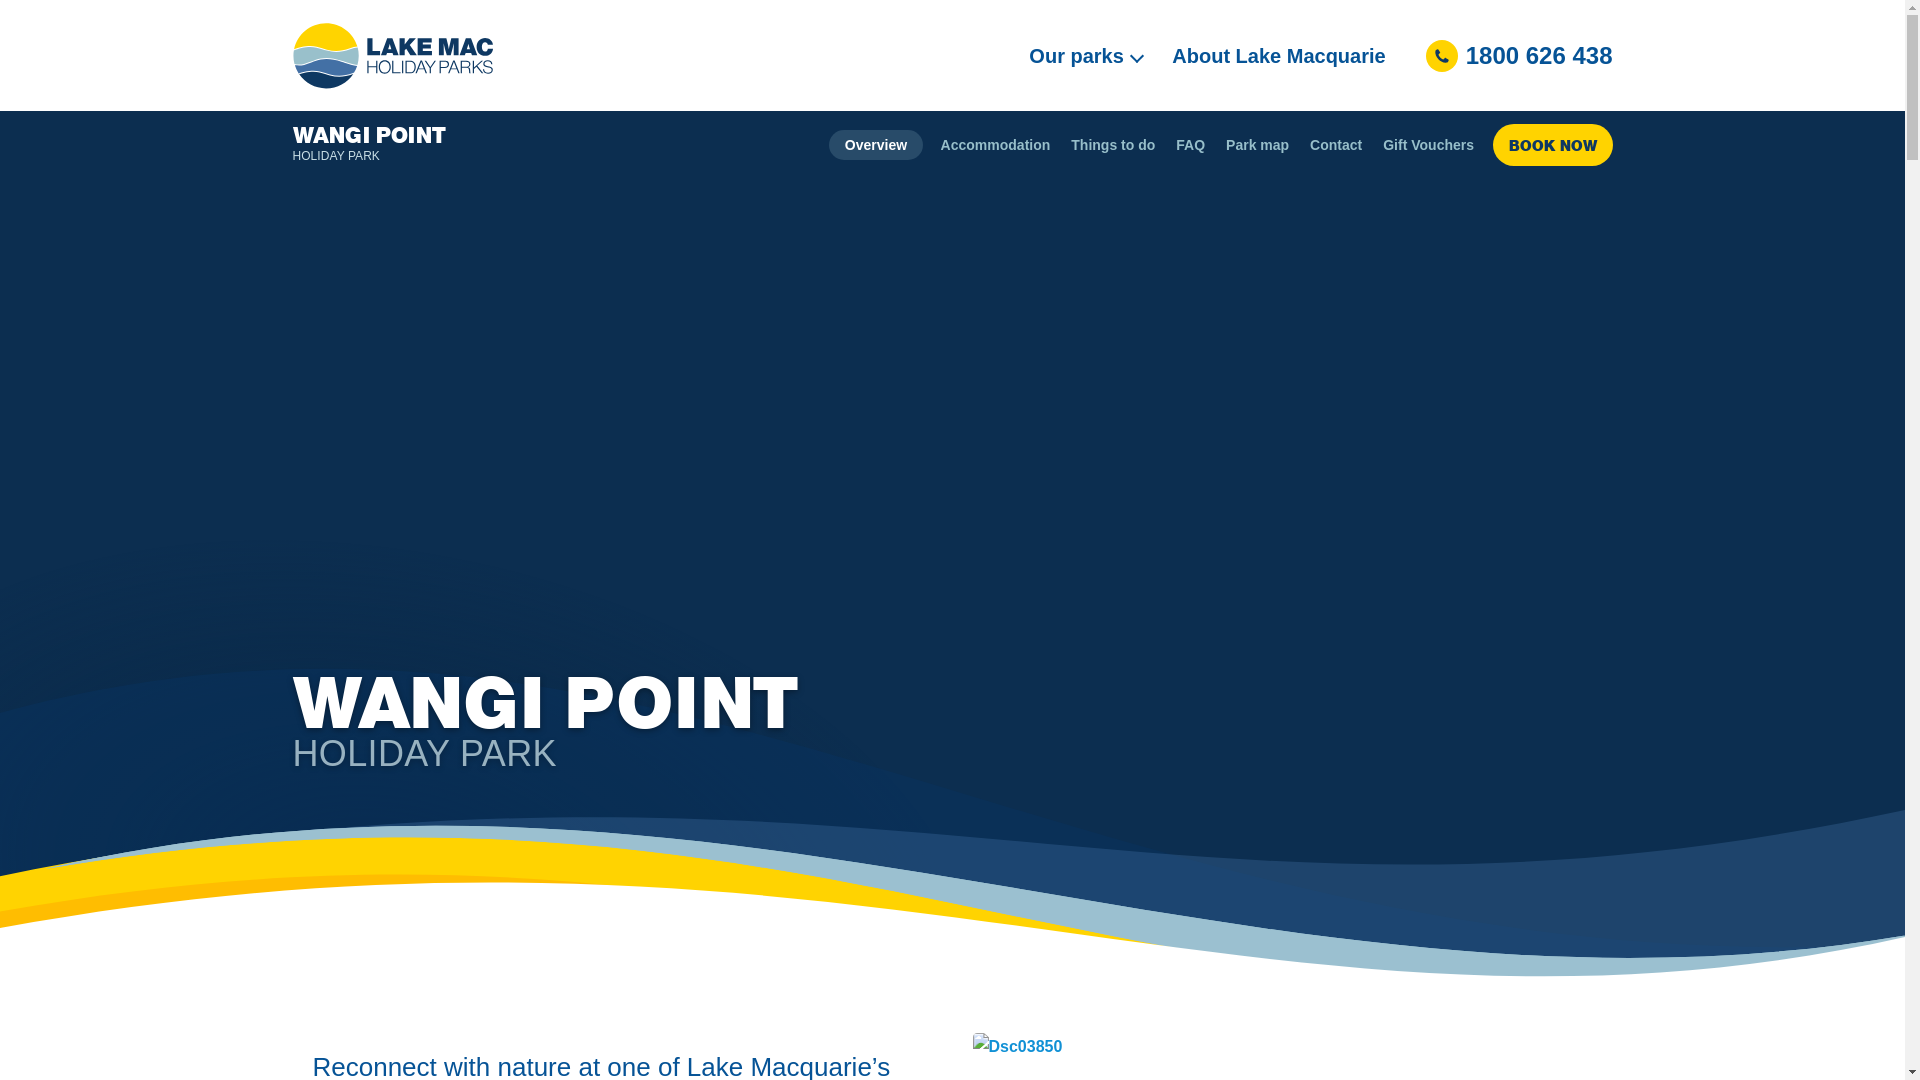 This screenshot has width=1920, height=1080. What do you see at coordinates (1084, 53) in the screenshot?
I see `'Our parks'` at bounding box center [1084, 53].